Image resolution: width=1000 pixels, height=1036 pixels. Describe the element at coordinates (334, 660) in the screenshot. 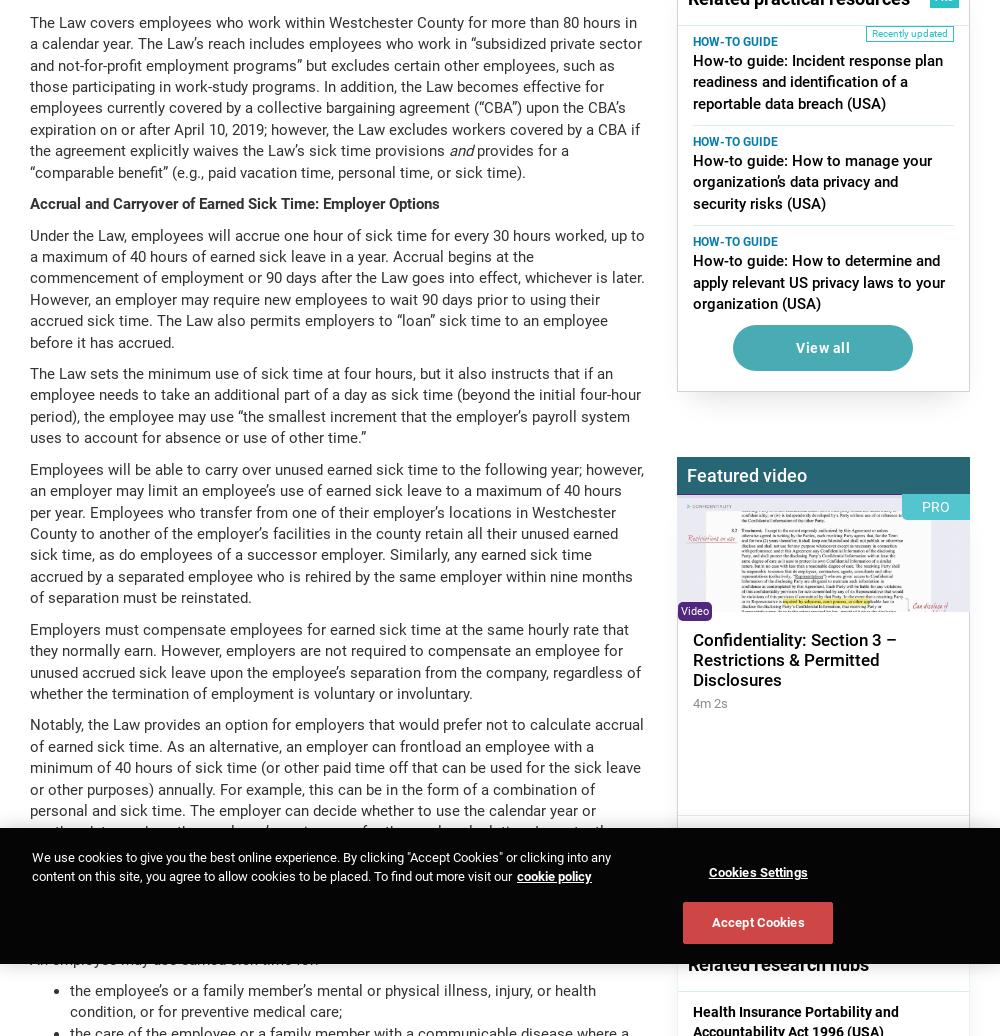

I see `'Employers must compensate employees for earned sick time at the same hourly rate that they normally earn. However, employers are not required to compensate an employee for unused accrued sick leave upon the employee’s separation from the company, regardless of whether the termination of employment is voluntary or involuntary.'` at that location.